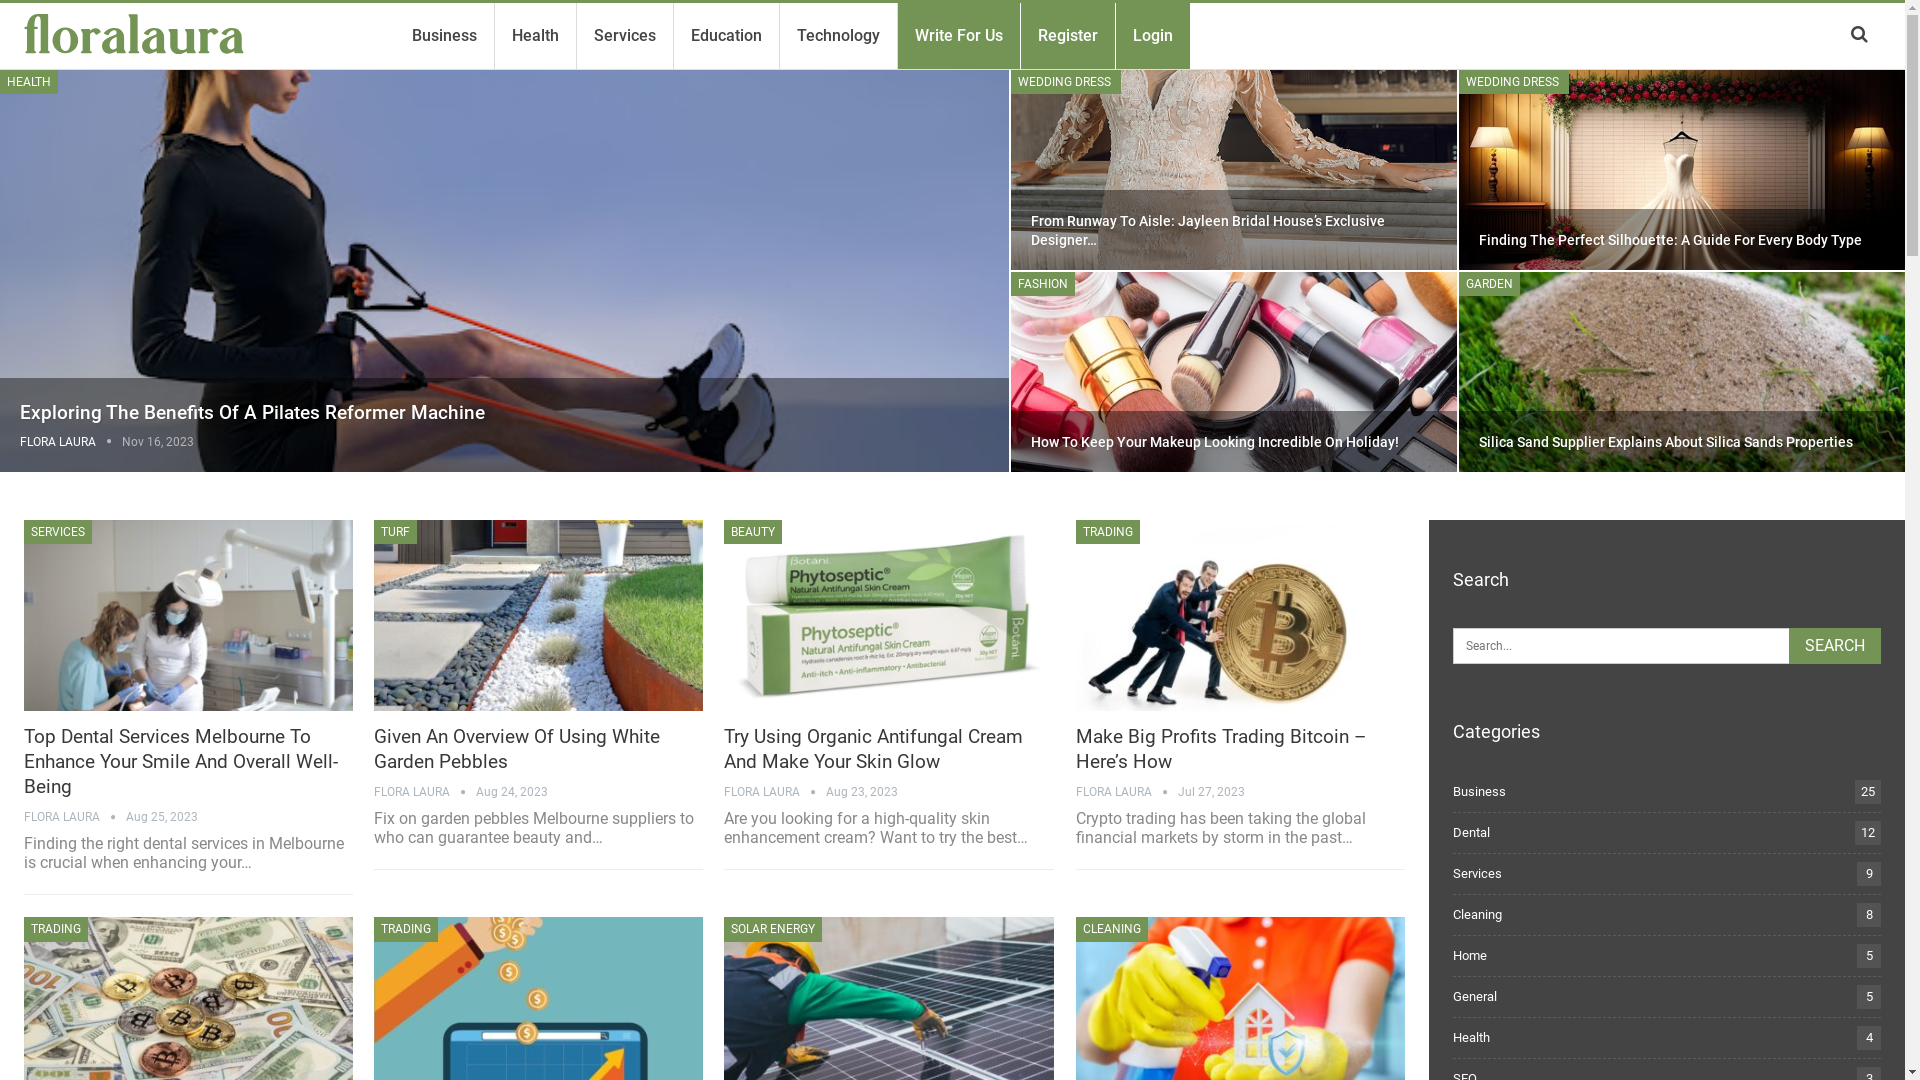 The width and height of the screenshot is (1920, 1080). Describe the element at coordinates (725, 35) in the screenshot. I see `'Education'` at that location.